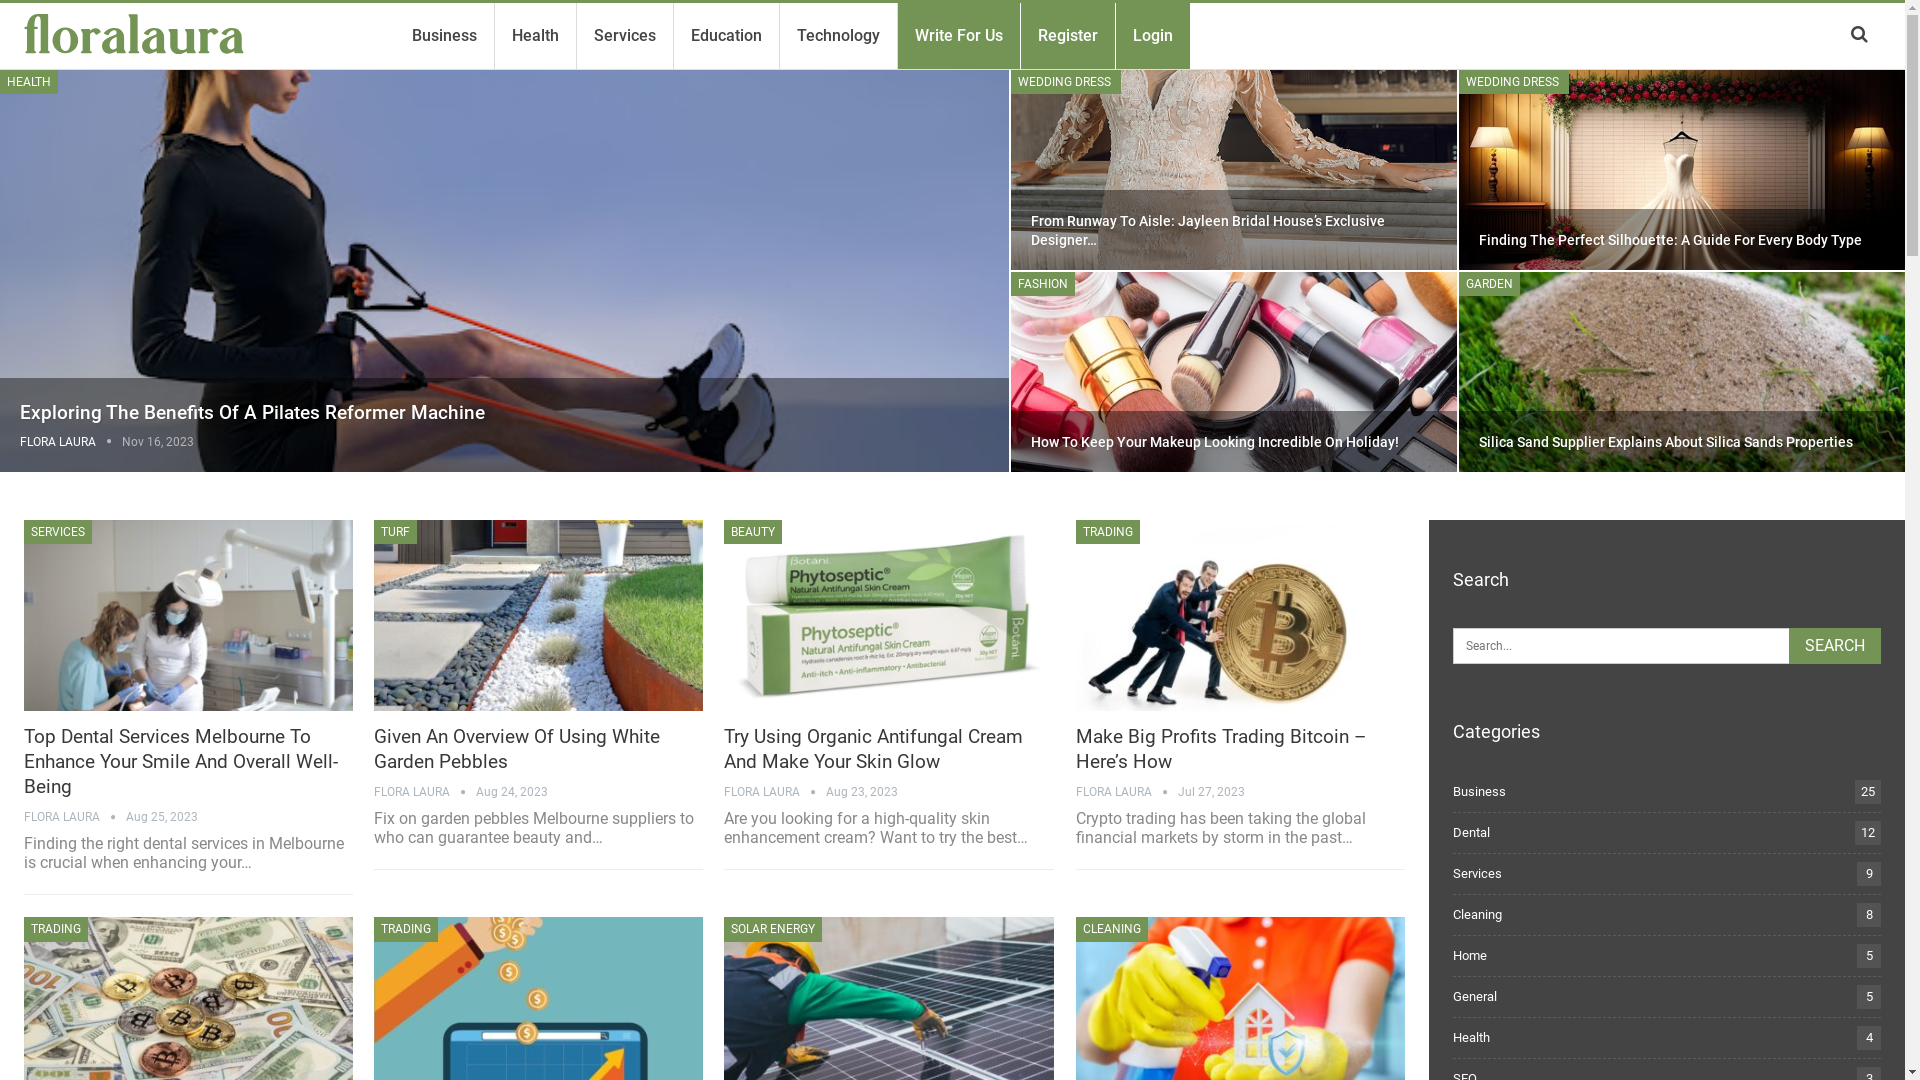 The width and height of the screenshot is (1920, 1080). Describe the element at coordinates (725, 35) in the screenshot. I see `'Education'` at that location.